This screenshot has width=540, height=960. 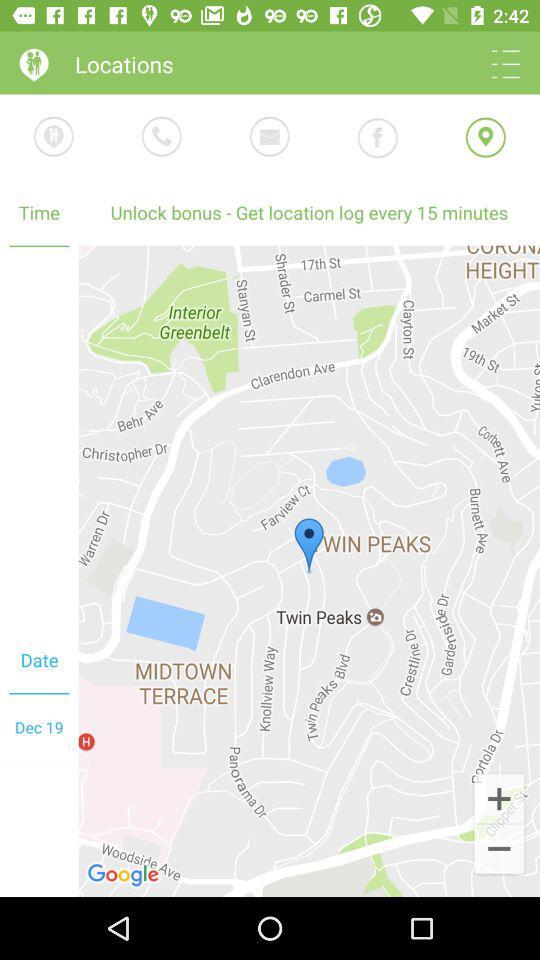 I want to click on bring up settings, so click(x=504, y=64).